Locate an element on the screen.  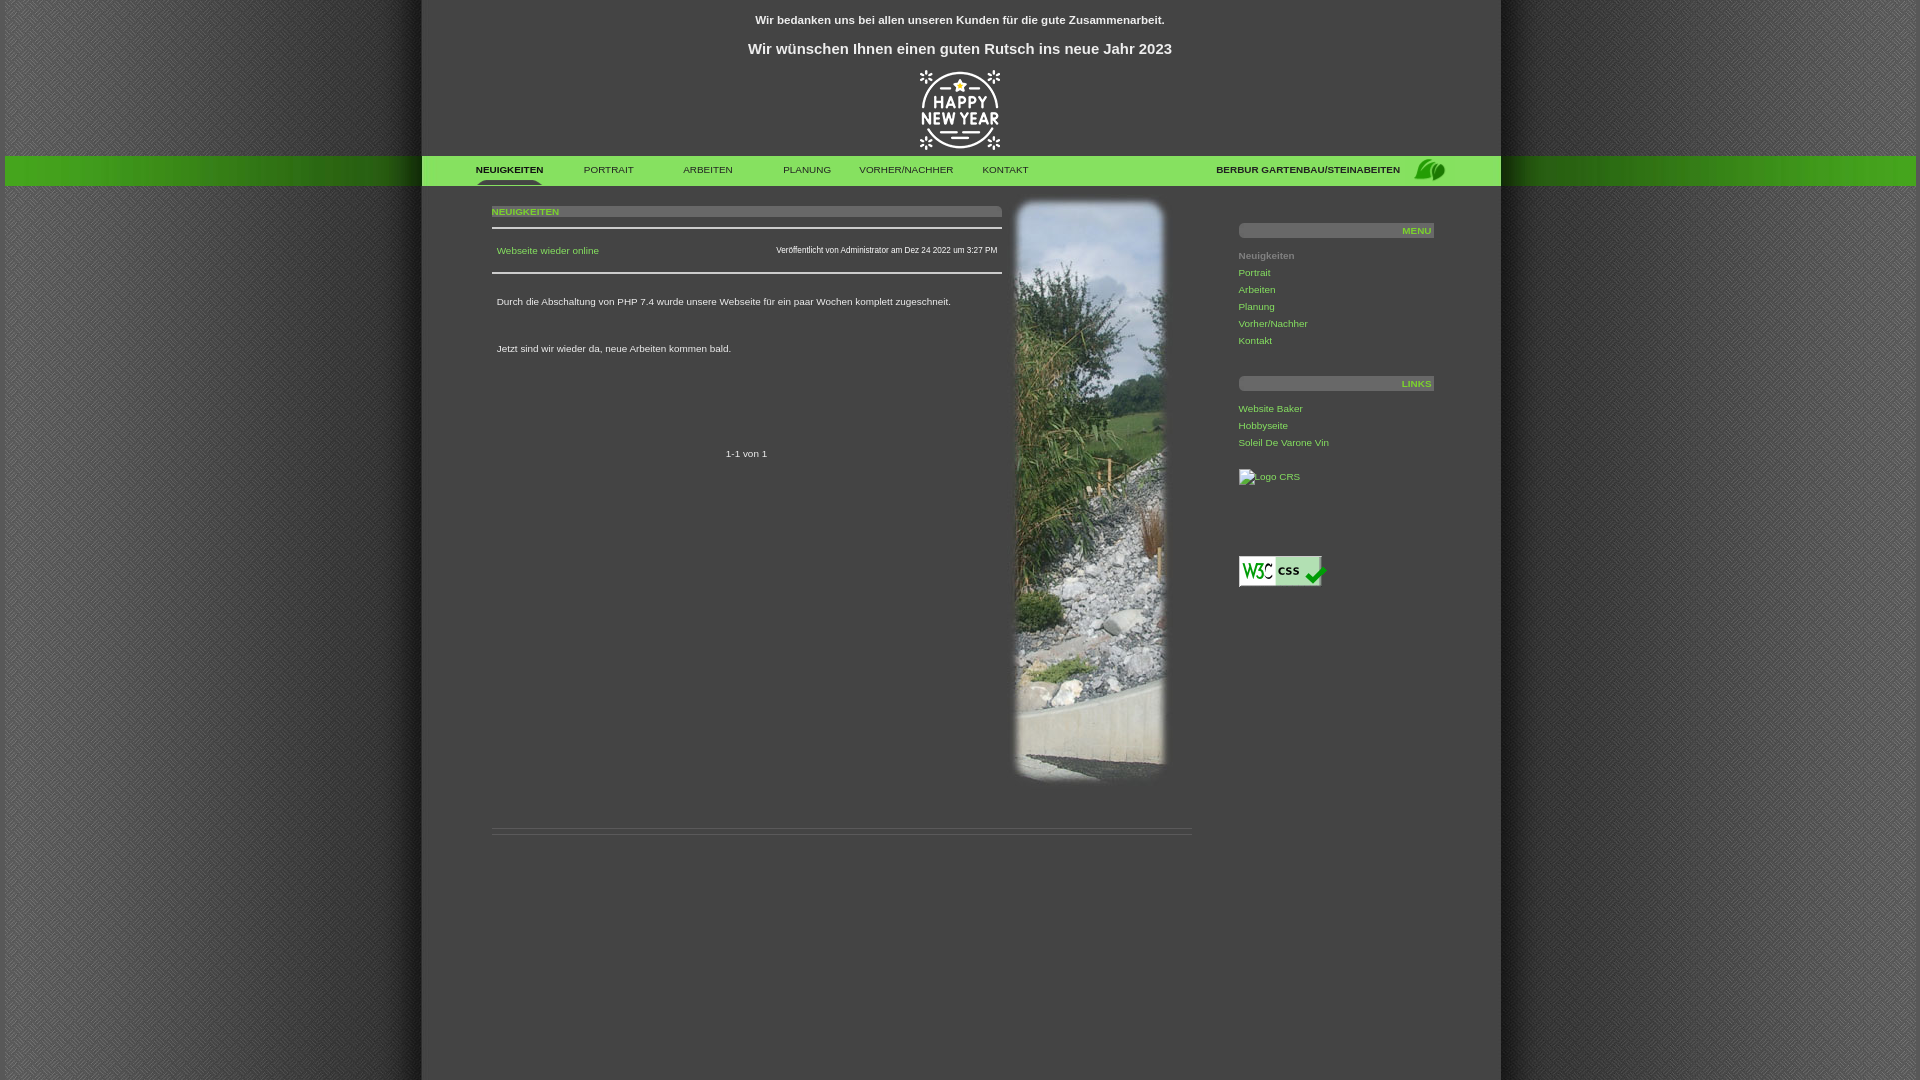
'NEUIGKEITEN' is located at coordinates (509, 173).